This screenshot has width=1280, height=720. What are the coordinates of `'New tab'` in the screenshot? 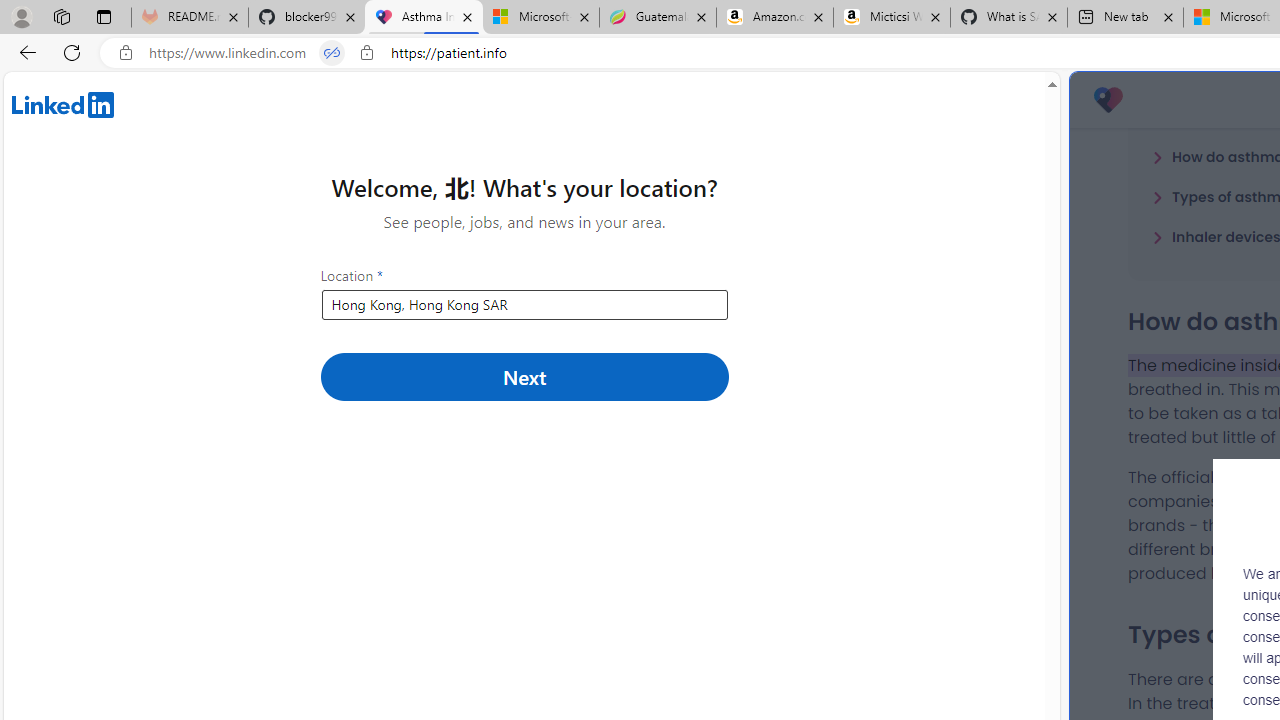 It's located at (1125, 17).